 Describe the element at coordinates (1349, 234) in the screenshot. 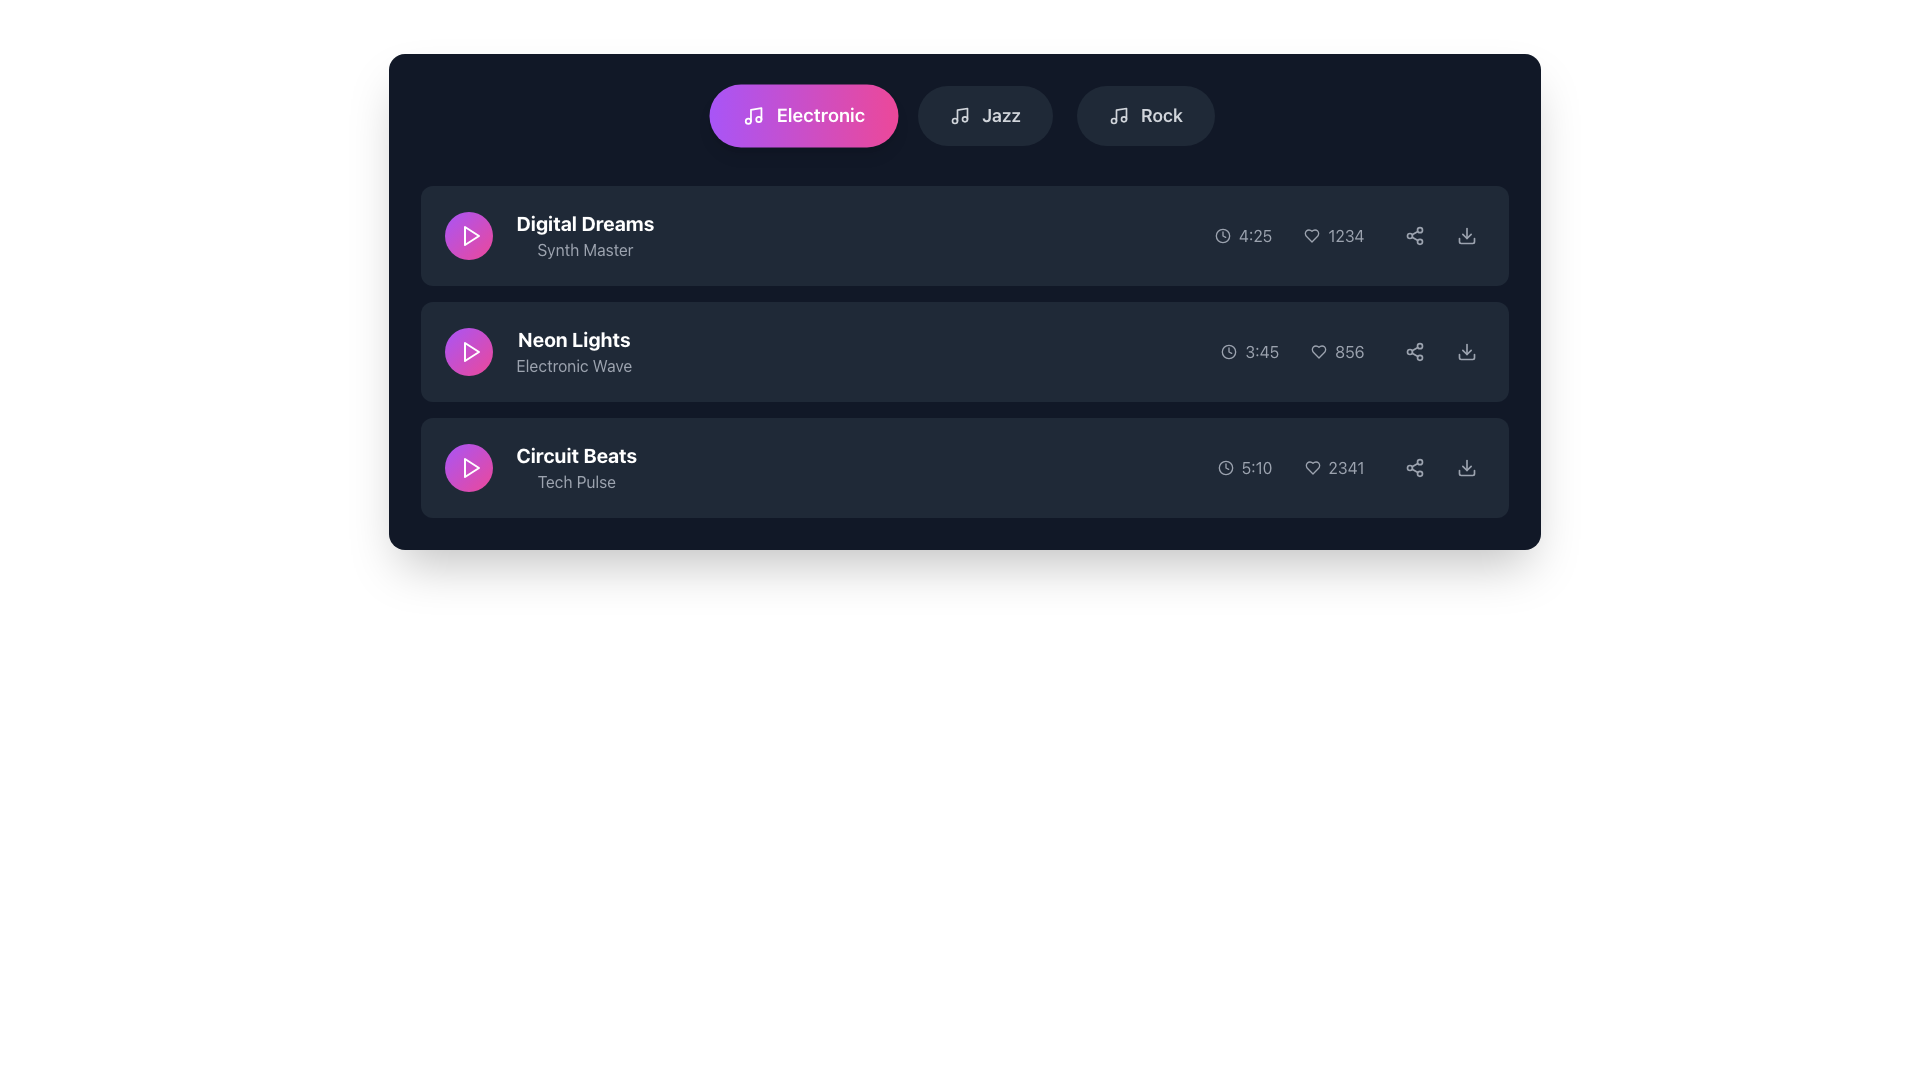

I see `the Display component that shows a clock icon with '4:25' on the left and a heart icon with '1234' on the right, positioned in the first list item for 'Digital Dreams'` at that location.